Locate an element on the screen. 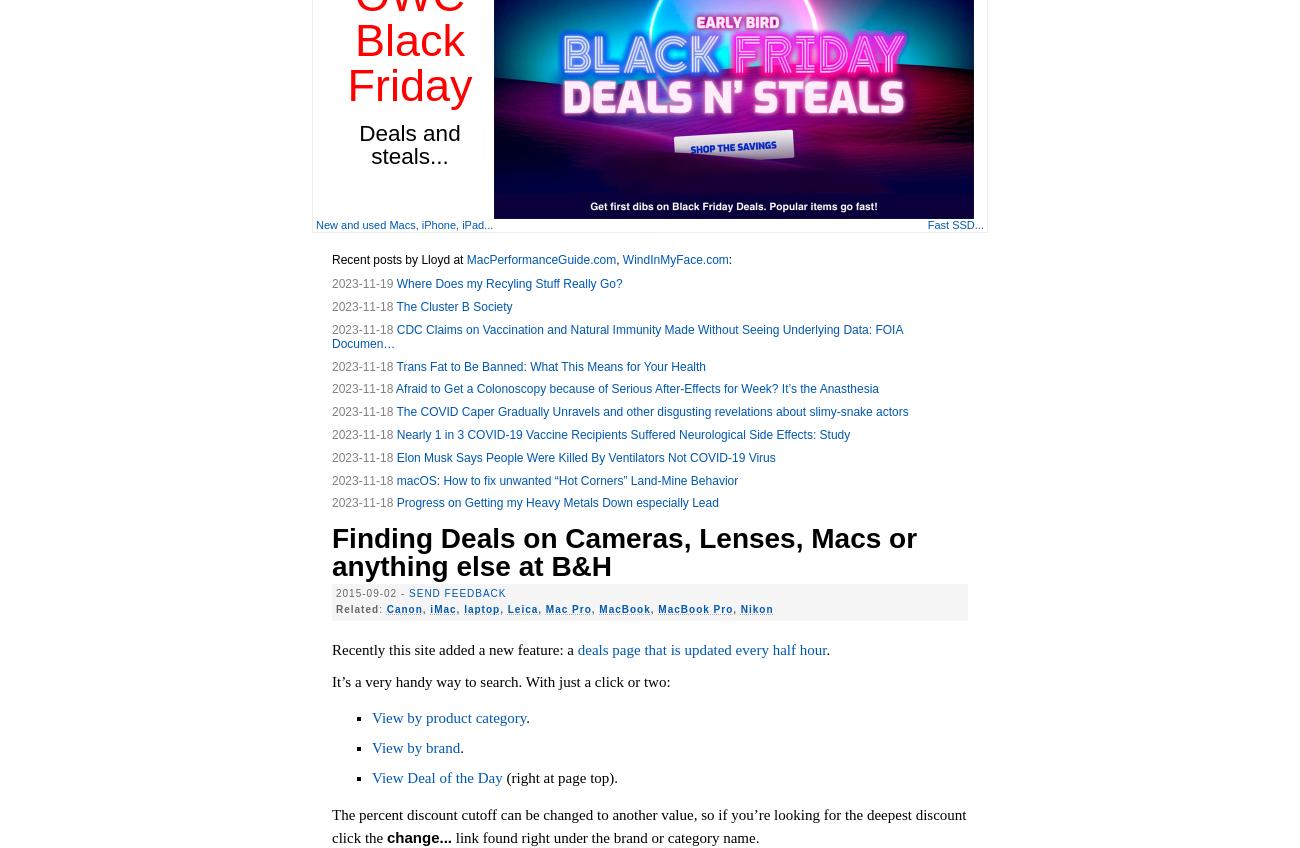  'MacPerformanceGuide.com' is located at coordinates (541, 258).